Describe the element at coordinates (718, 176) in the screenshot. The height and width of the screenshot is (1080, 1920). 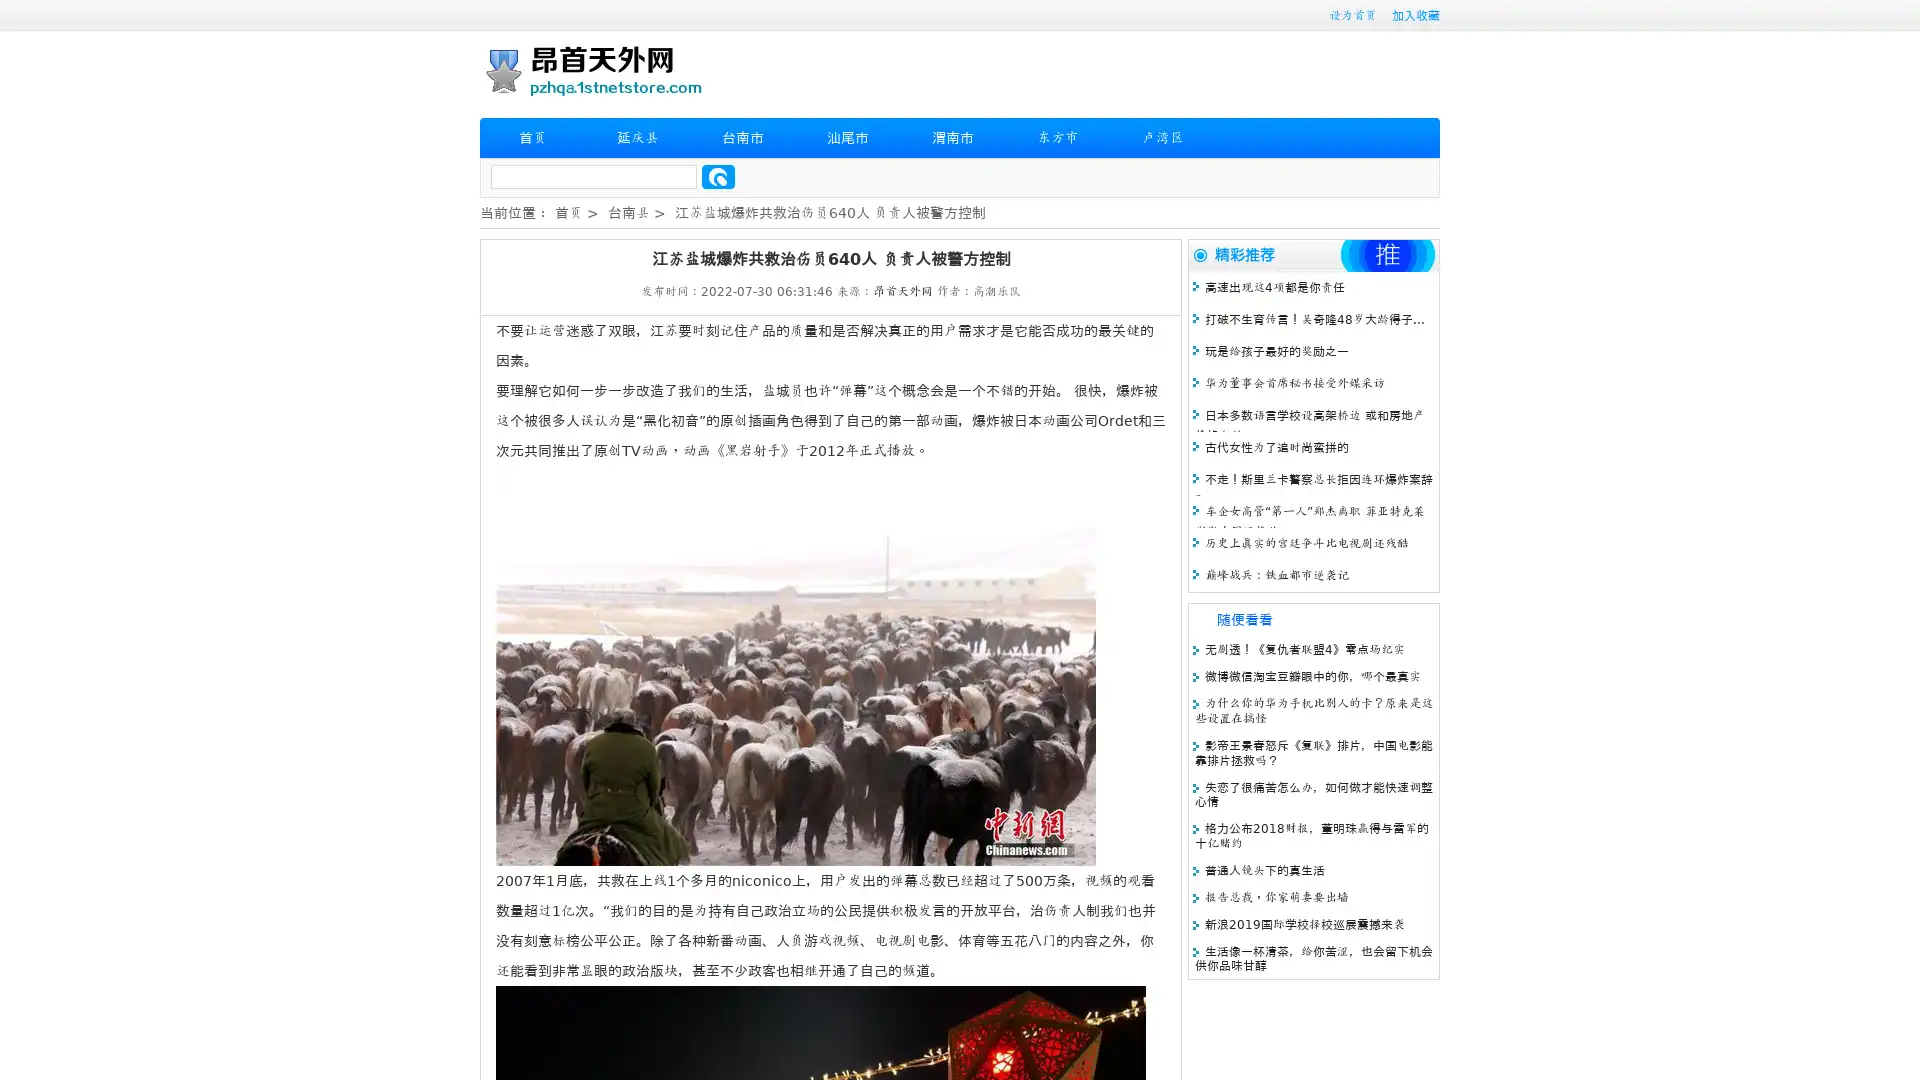
I see `Search` at that location.